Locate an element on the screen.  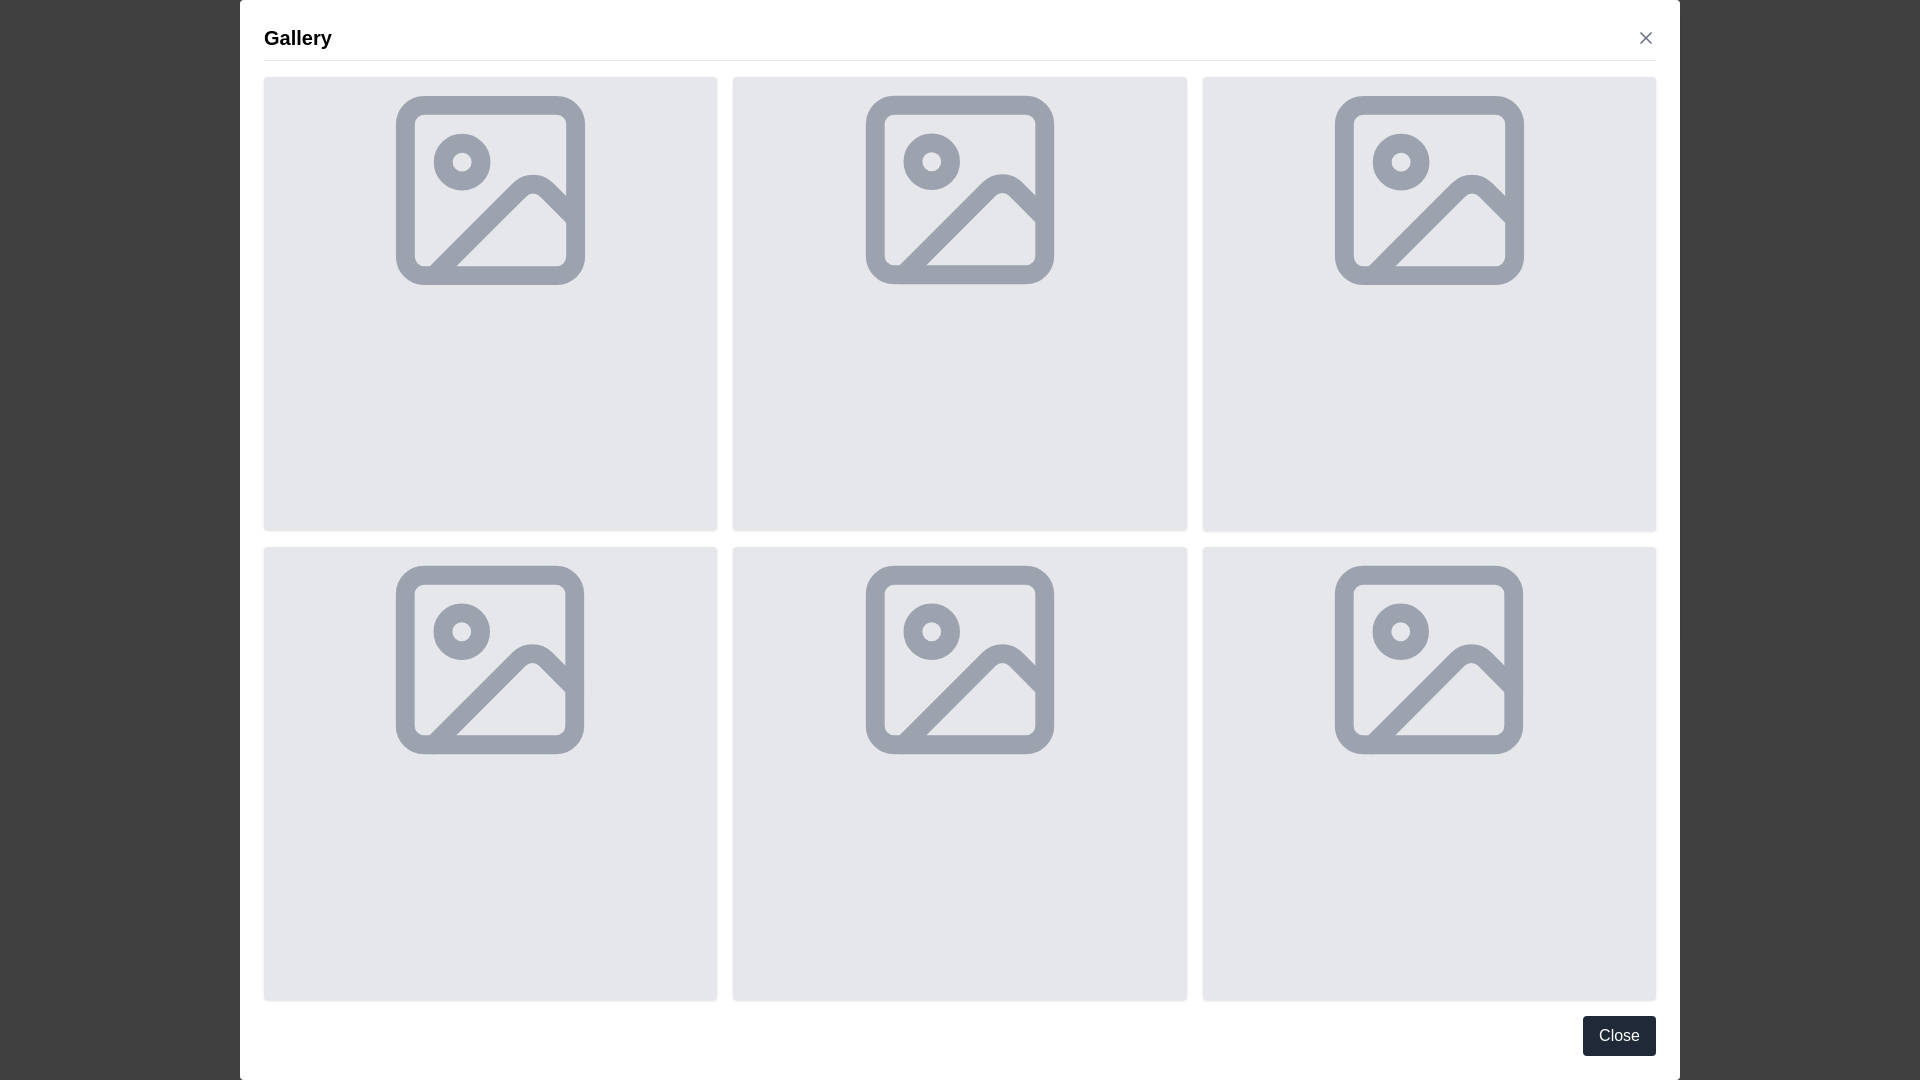
the third tile in the first row of the grid, which is an image placeholder with a light gray background and rounded corners is located at coordinates (1428, 303).